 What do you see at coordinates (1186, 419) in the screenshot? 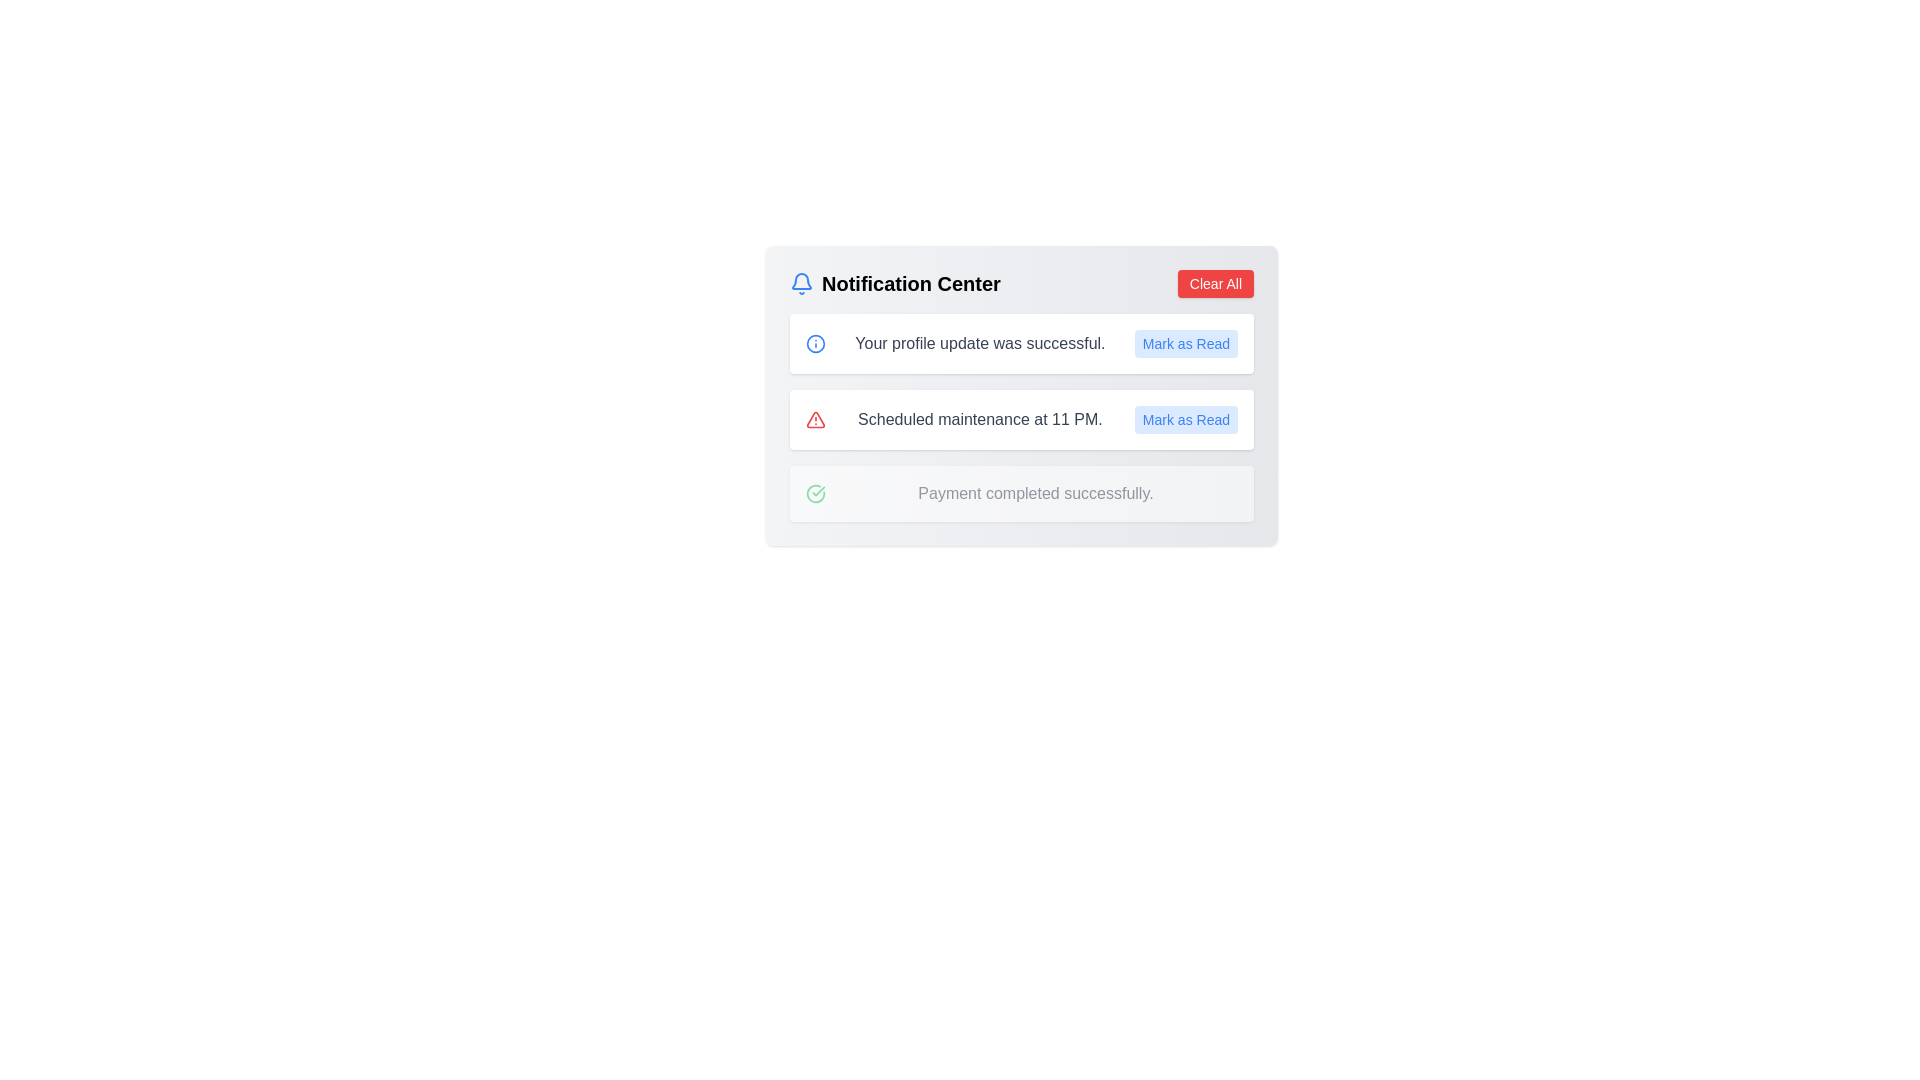
I see `the blue text button labeled 'Mark as Read' to mark the notification as read` at bounding box center [1186, 419].